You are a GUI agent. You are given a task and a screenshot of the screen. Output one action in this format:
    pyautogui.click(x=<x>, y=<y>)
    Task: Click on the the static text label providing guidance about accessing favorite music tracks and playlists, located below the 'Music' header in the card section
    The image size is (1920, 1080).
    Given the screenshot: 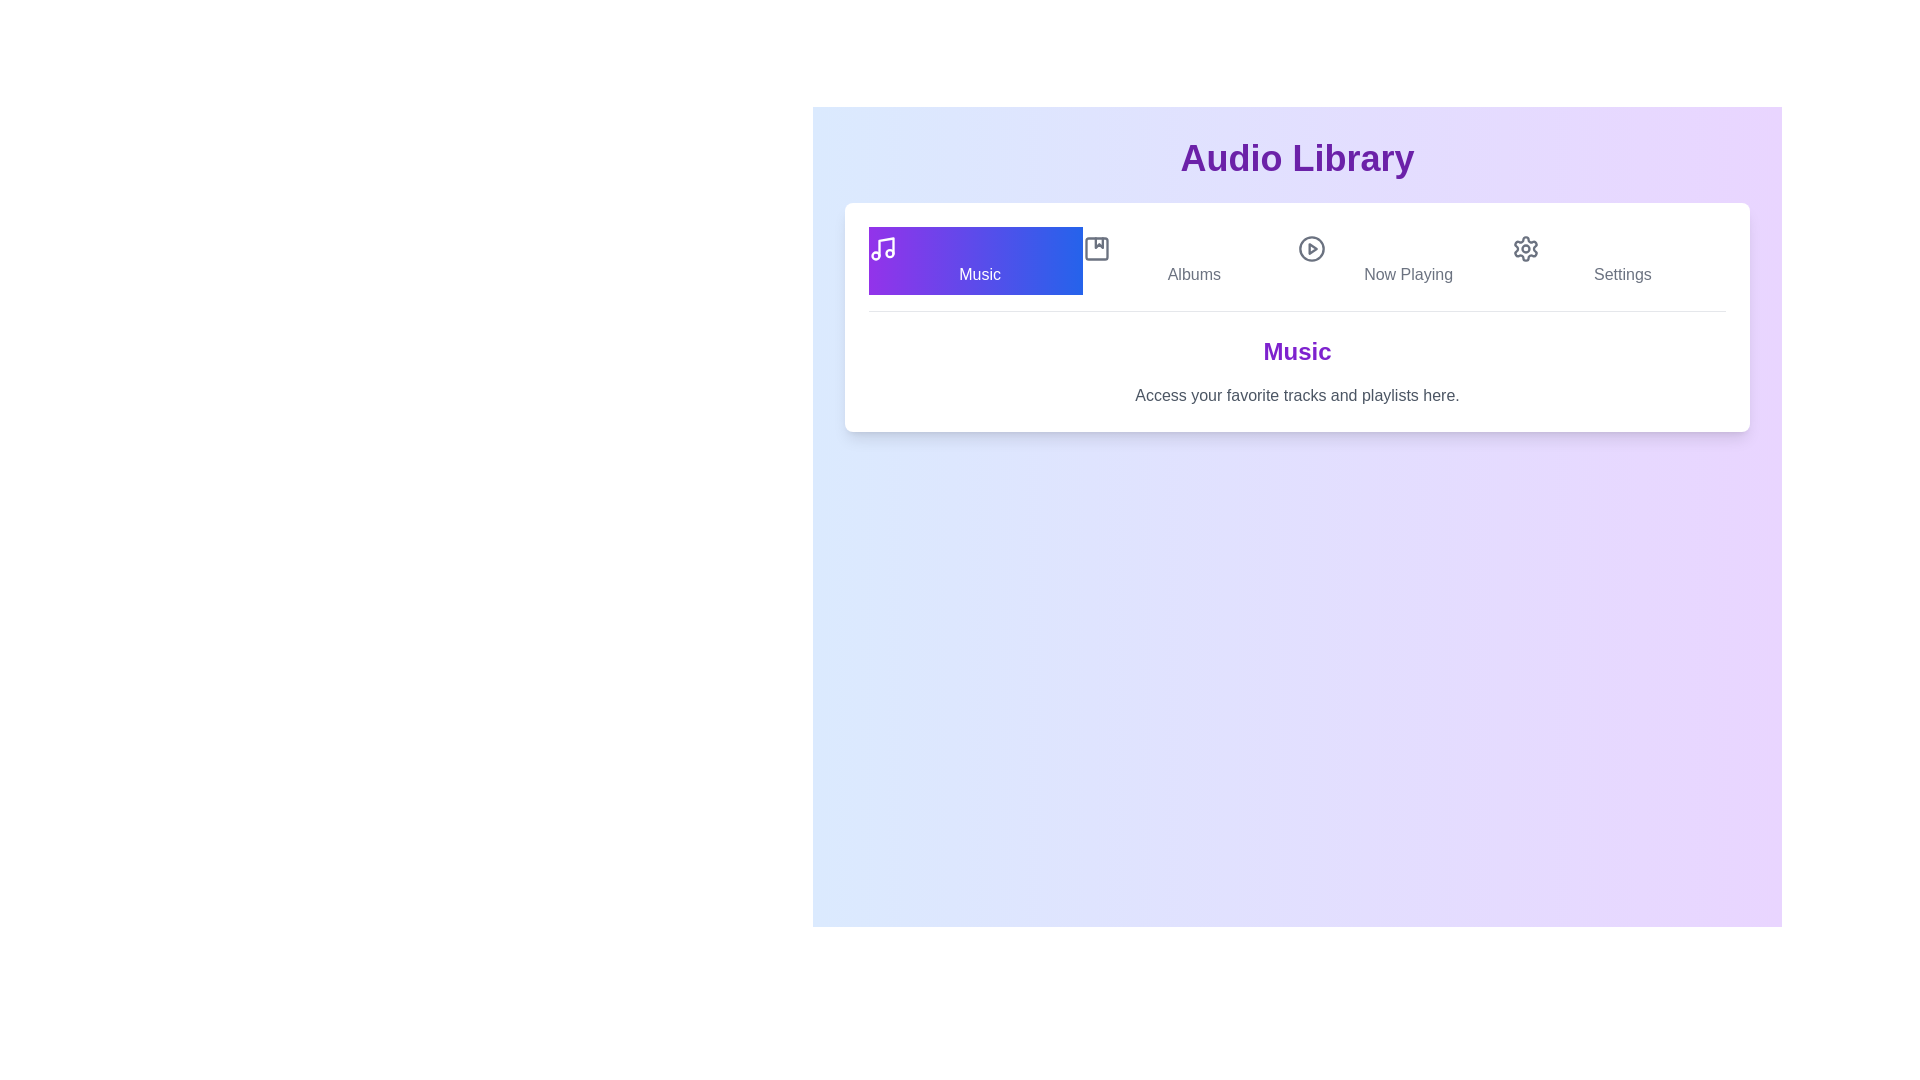 What is the action you would take?
    pyautogui.click(x=1297, y=396)
    